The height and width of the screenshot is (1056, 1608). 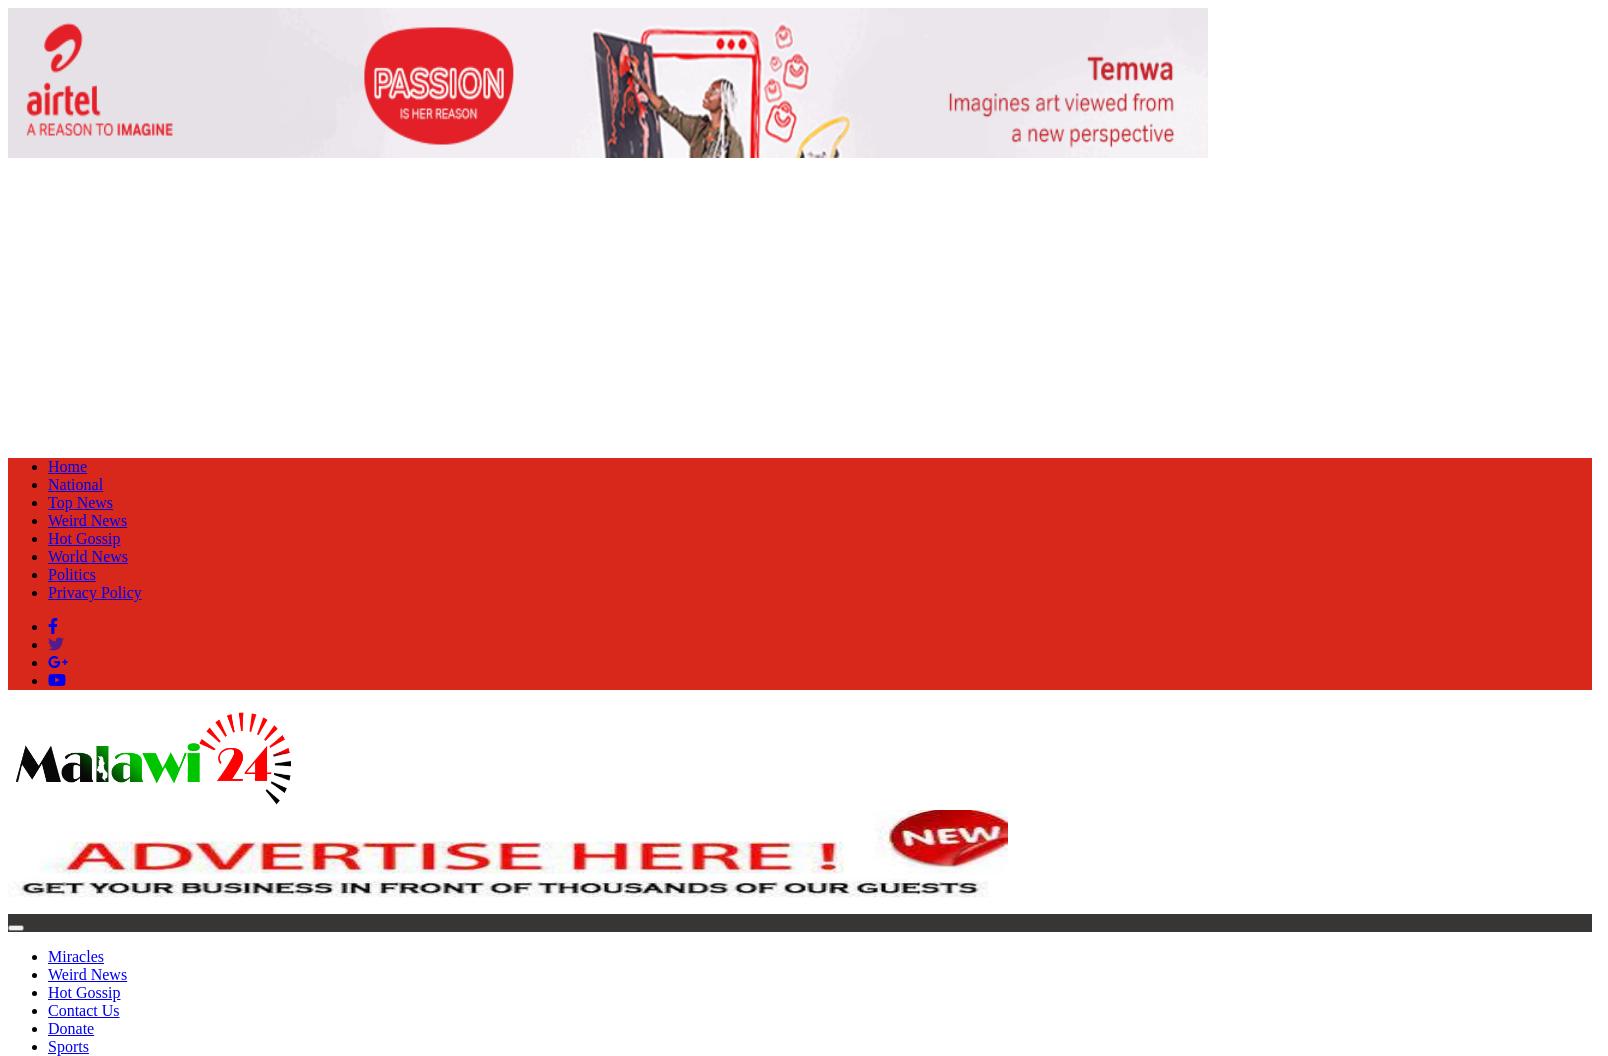 I want to click on 'Top News', so click(x=80, y=501).